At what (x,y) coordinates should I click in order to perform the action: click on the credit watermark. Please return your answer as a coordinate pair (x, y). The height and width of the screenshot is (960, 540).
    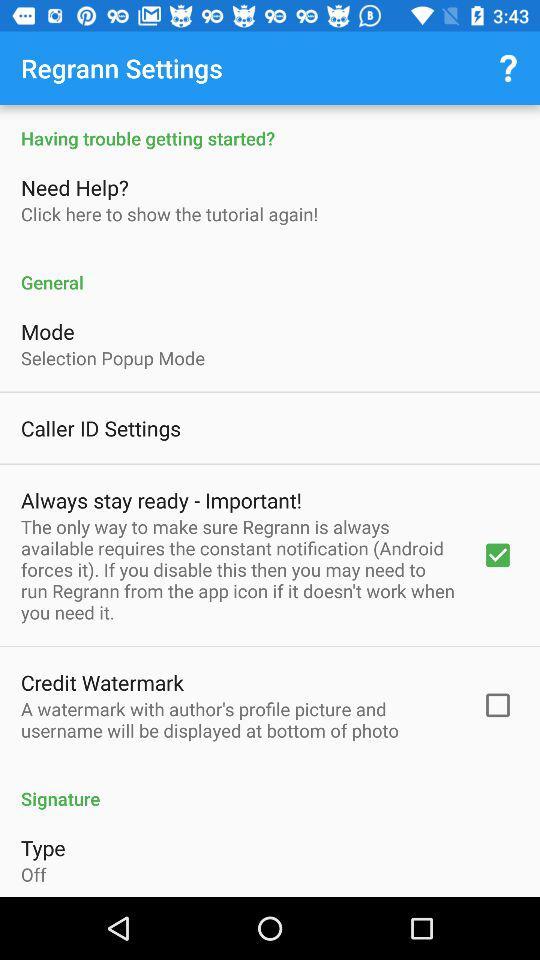
    Looking at the image, I should click on (102, 682).